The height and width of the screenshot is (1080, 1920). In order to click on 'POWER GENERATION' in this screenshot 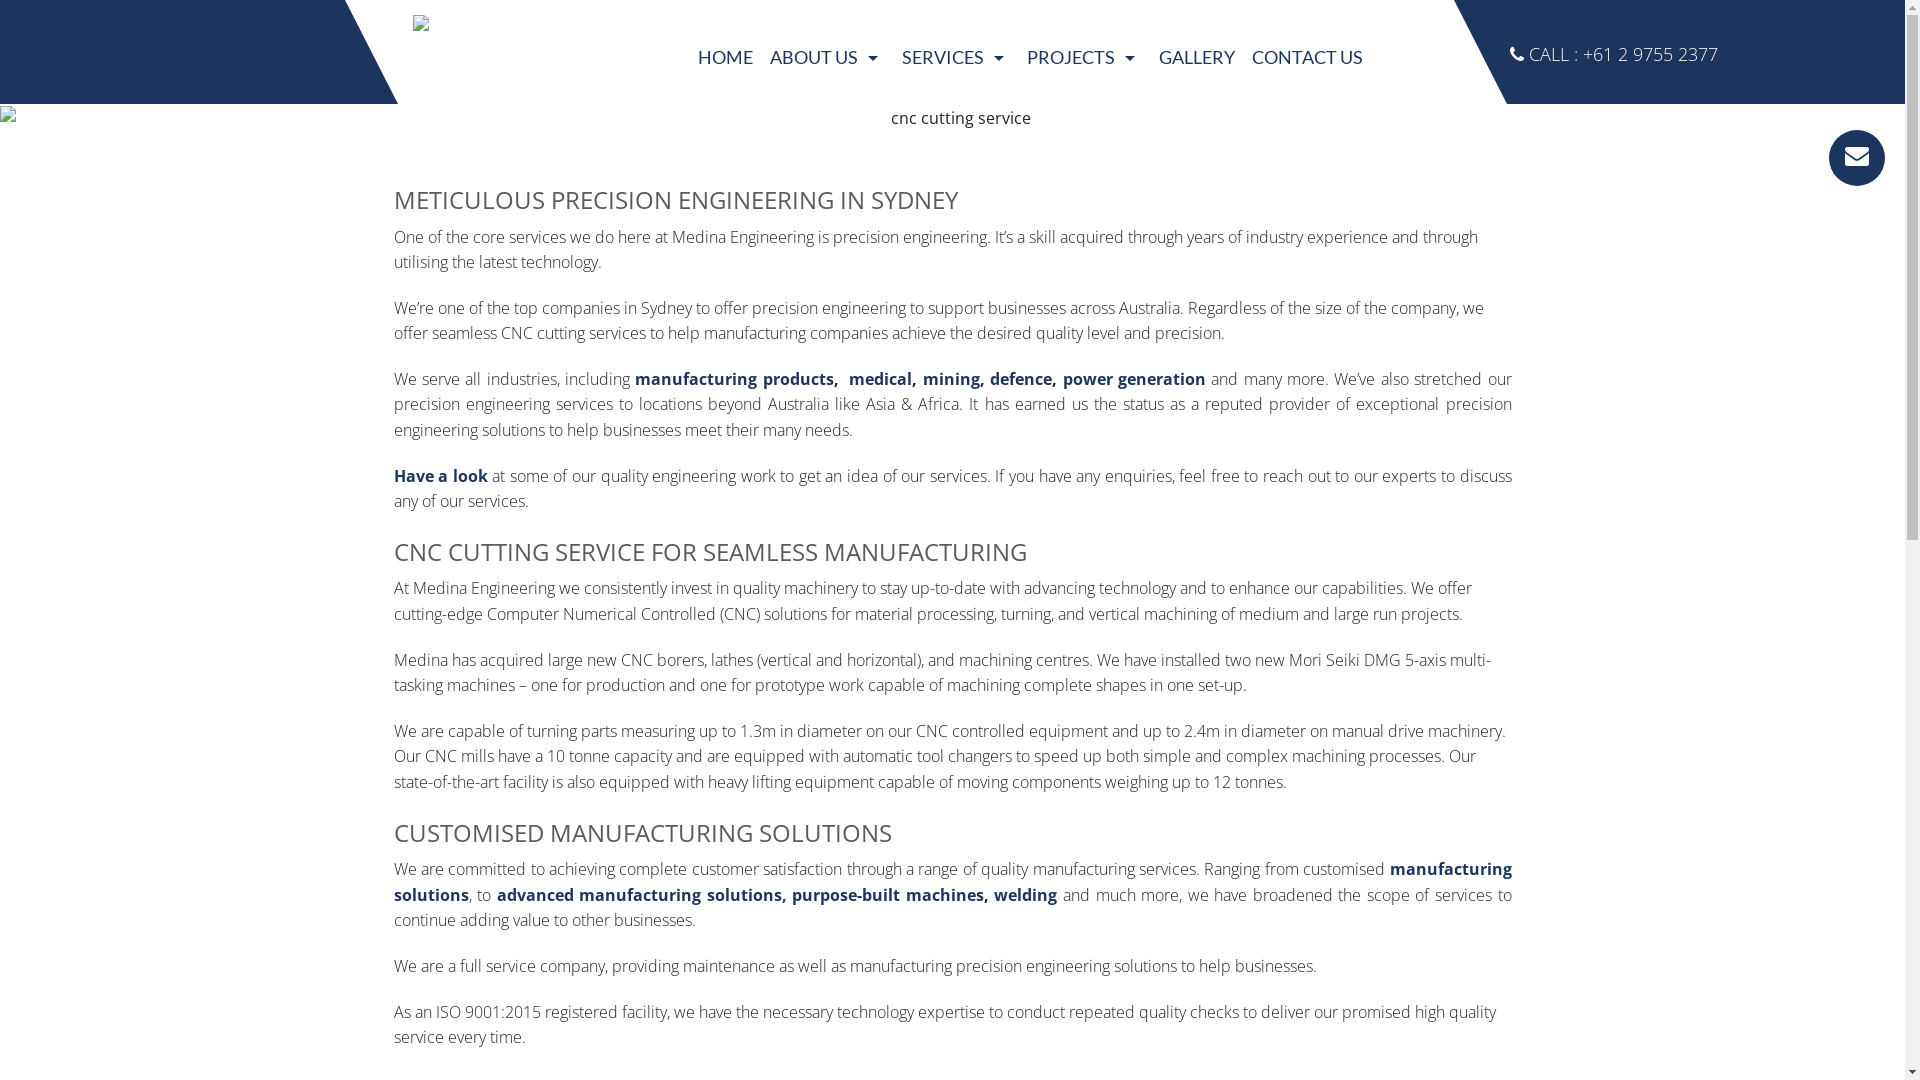, I will do `click(1083, 298)`.